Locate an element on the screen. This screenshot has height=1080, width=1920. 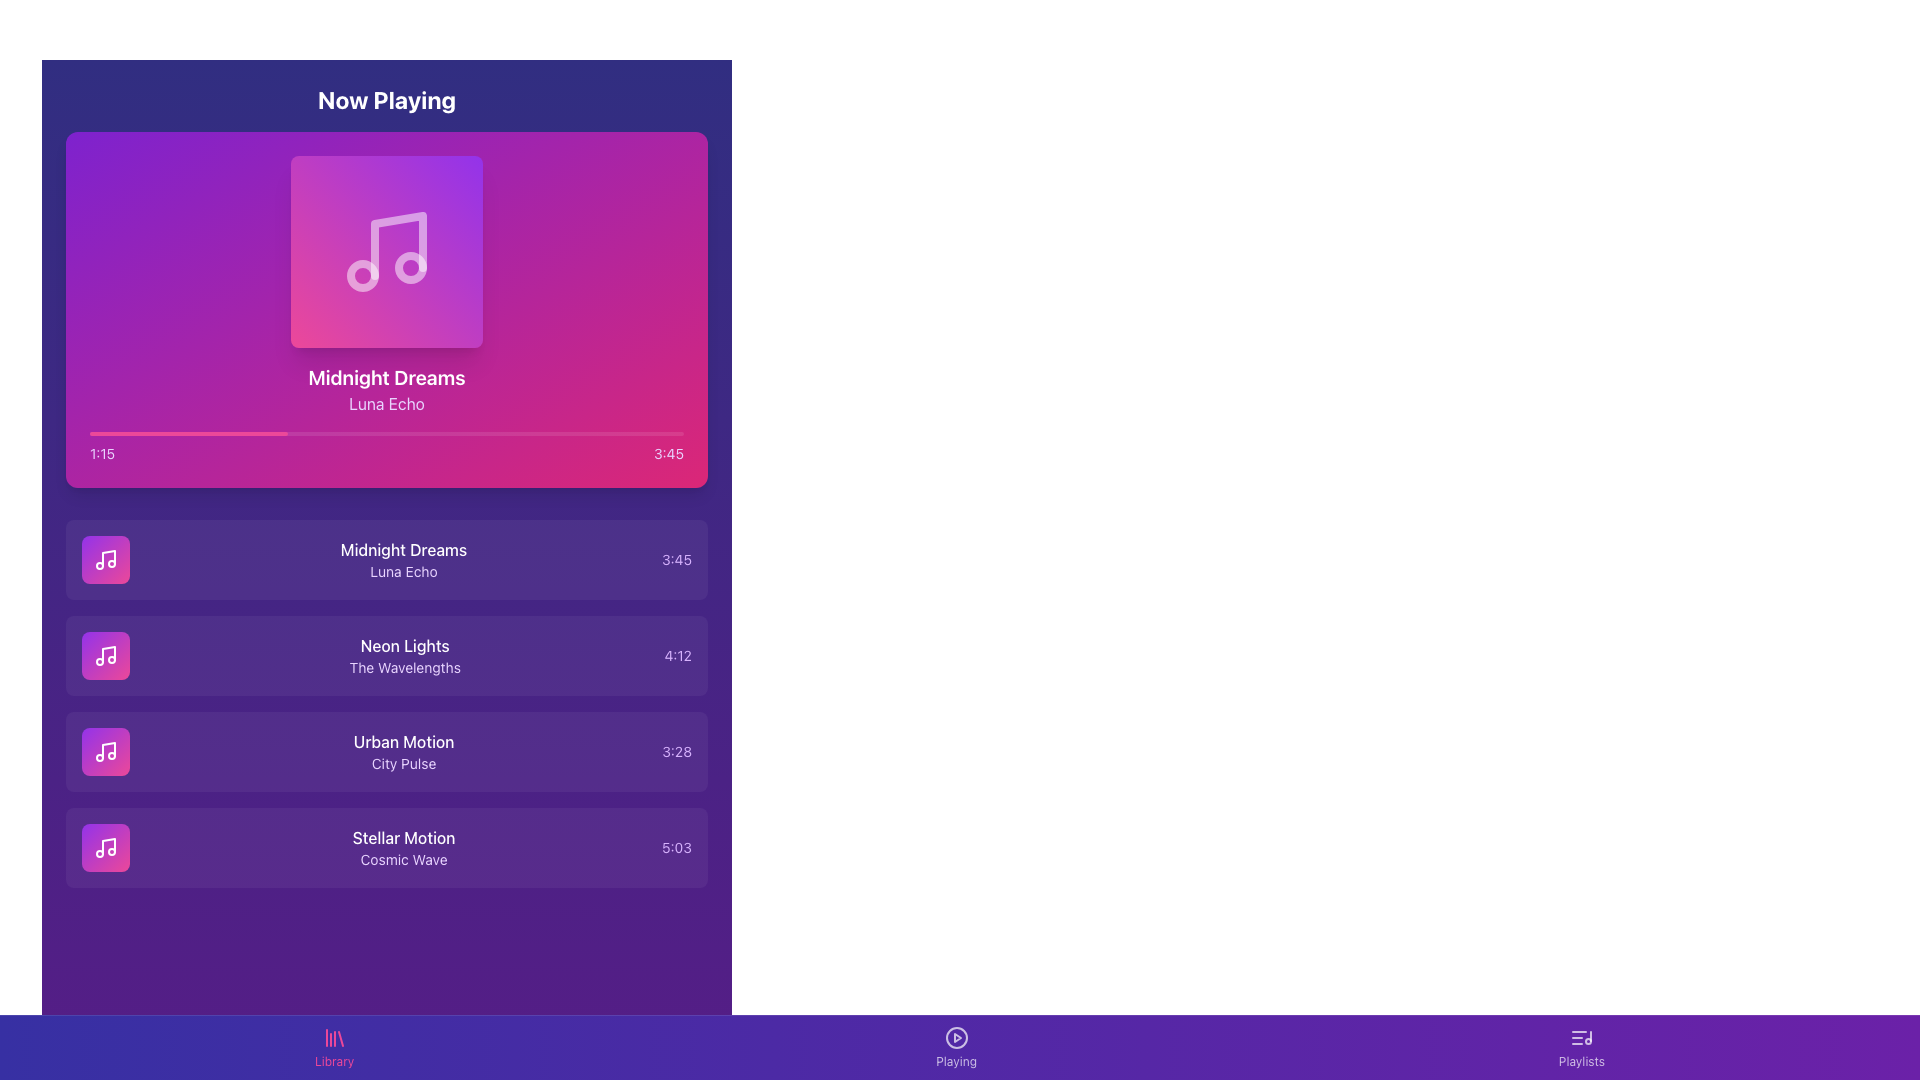
the media icon located near the center of the prominent rectangular card in the Now Playing view is located at coordinates (387, 250).